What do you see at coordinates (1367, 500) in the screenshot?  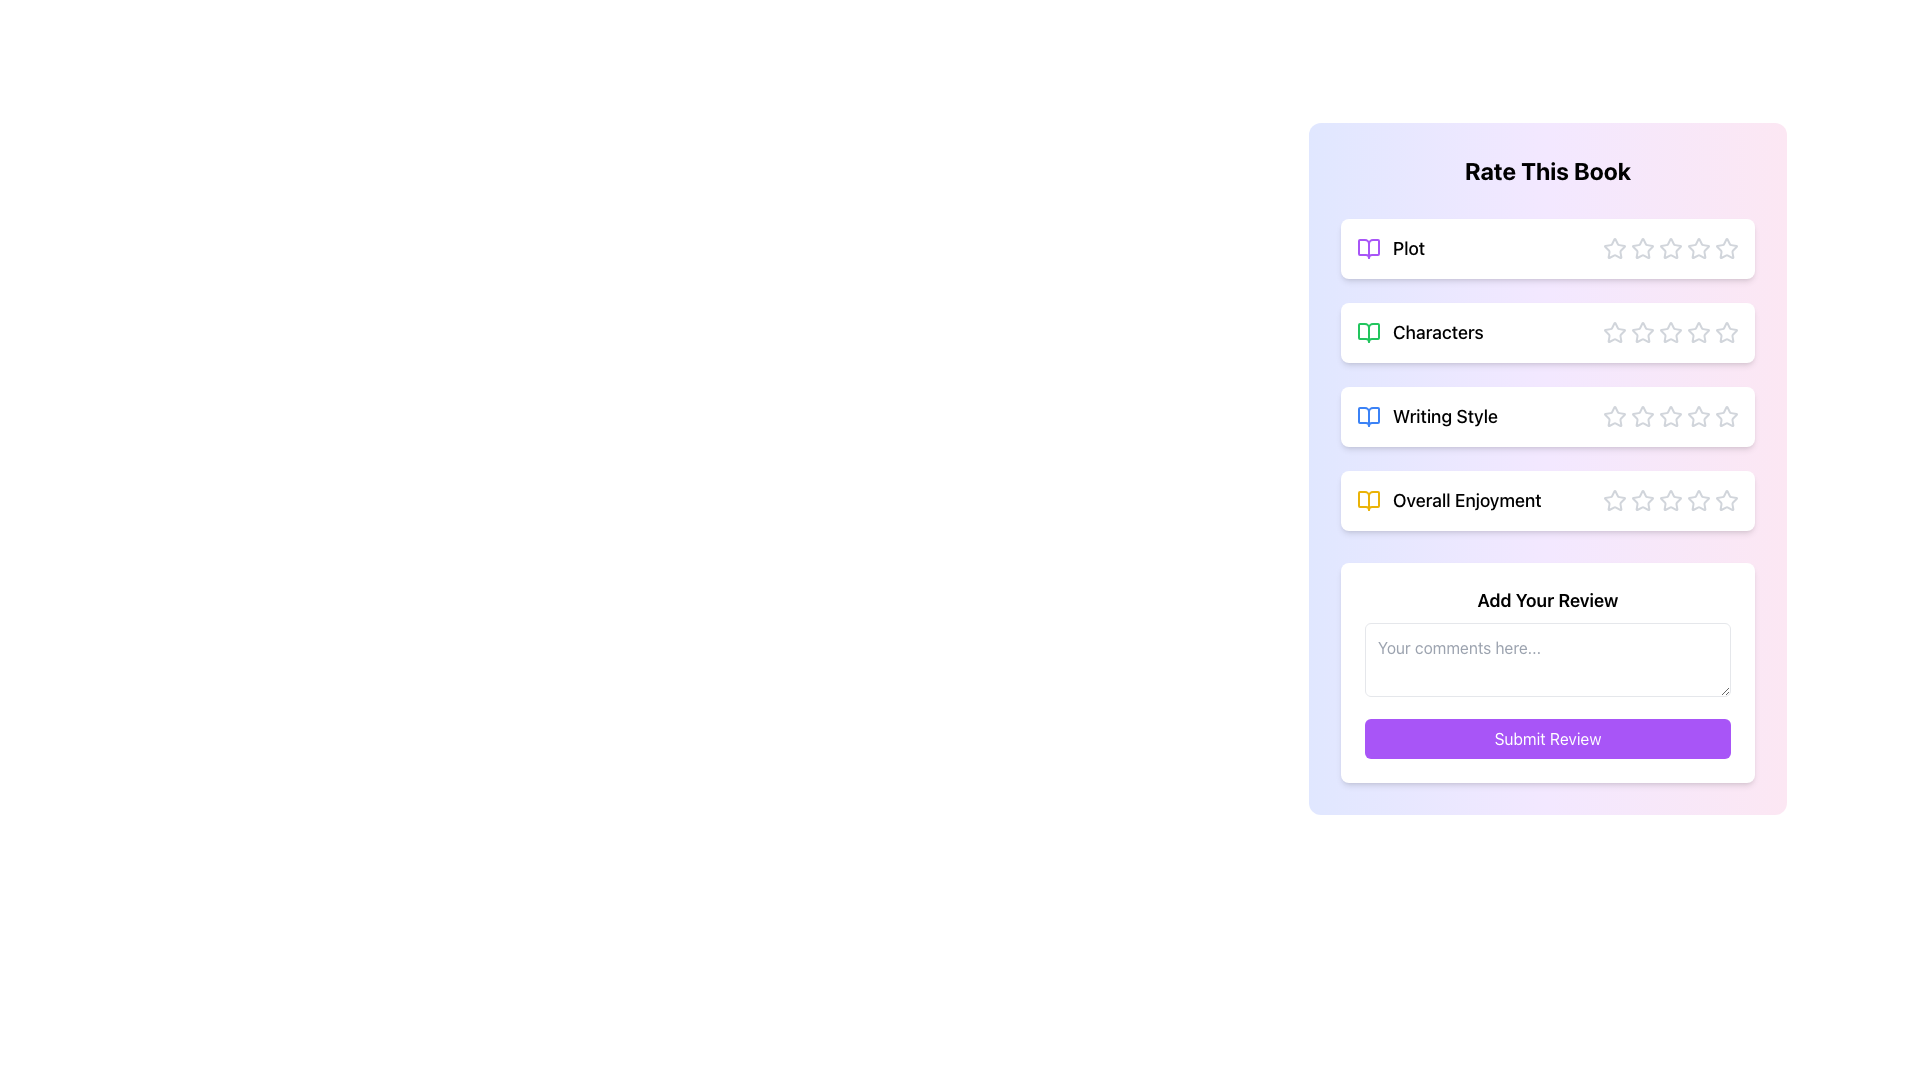 I see `the bottom-left part of the yellow open book icon, which is part of the 'Overall Enjoyment' rating section` at bounding box center [1367, 500].